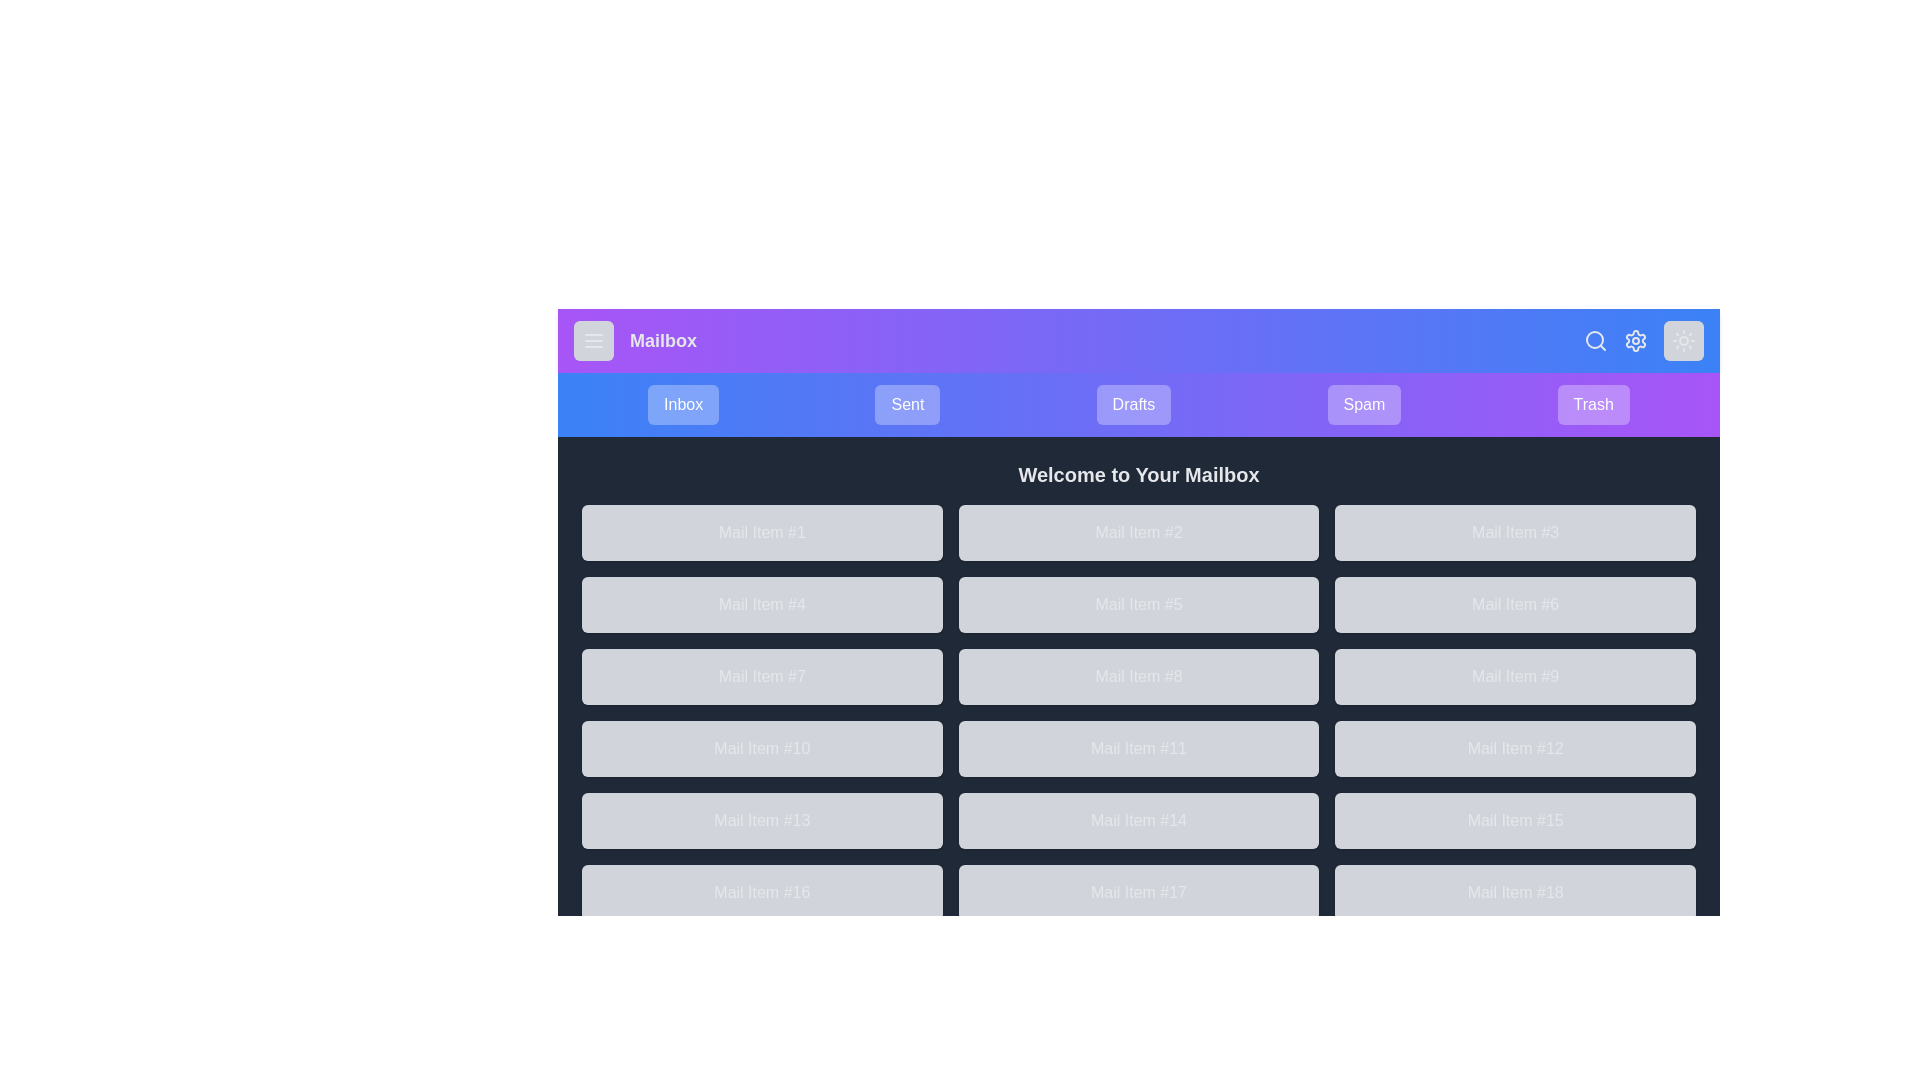  Describe the element at coordinates (1592, 405) in the screenshot. I see `the navigation or action element Trash` at that location.